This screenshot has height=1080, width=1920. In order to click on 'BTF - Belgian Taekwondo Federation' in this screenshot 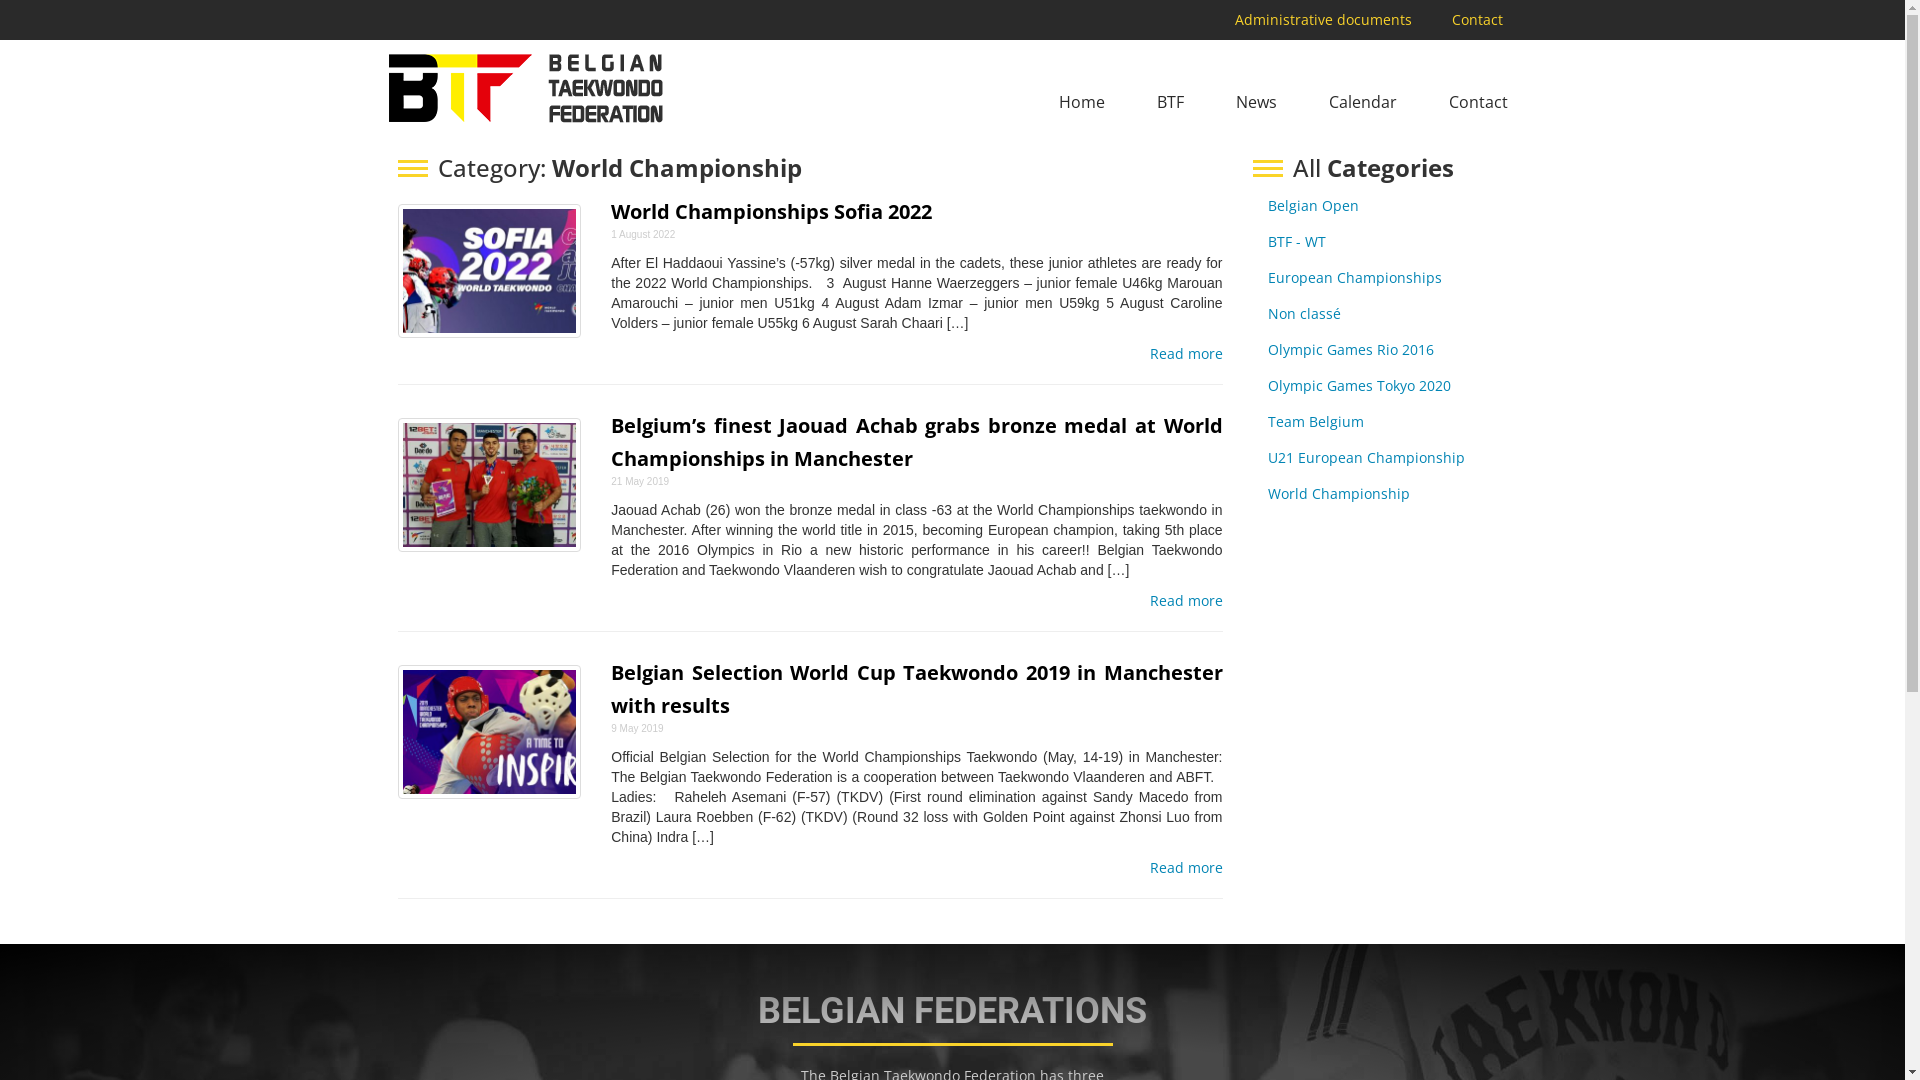, I will do `click(382, 87)`.